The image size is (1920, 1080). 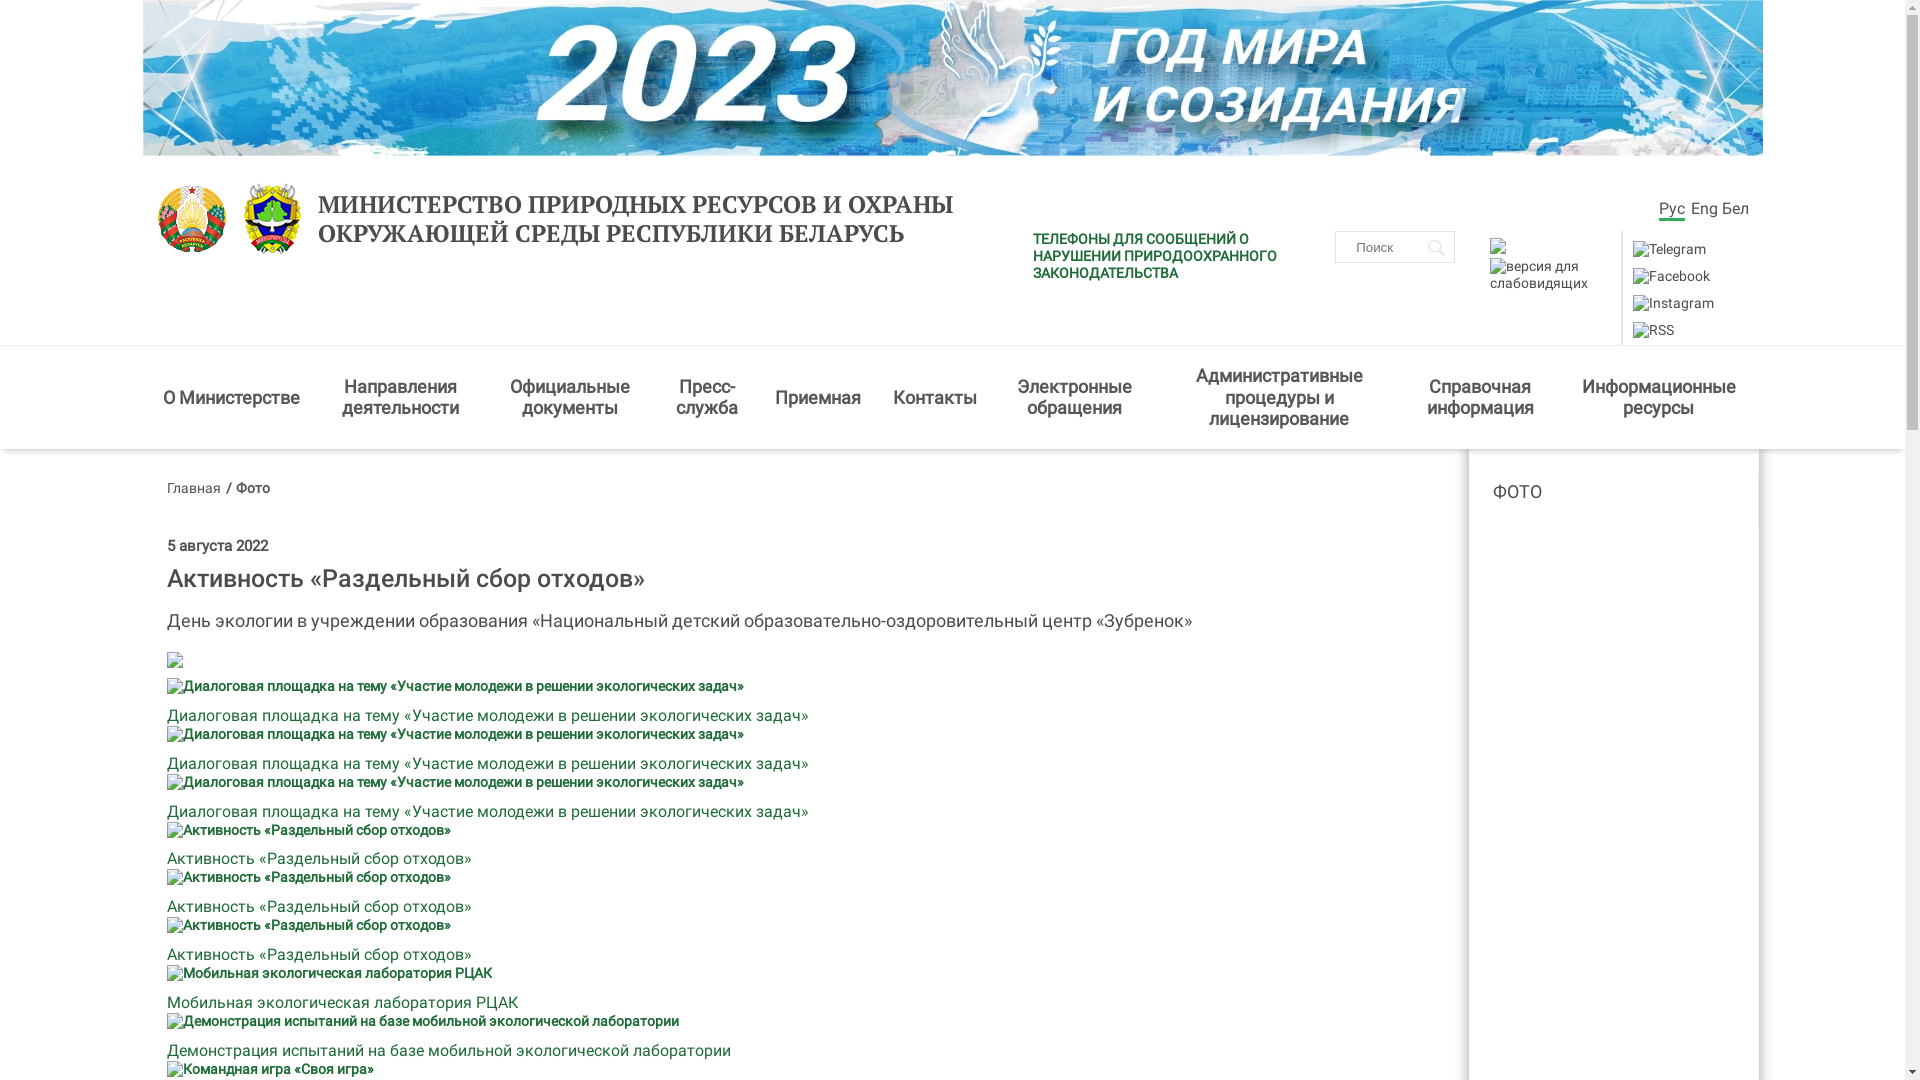 I want to click on 'Eng', so click(x=1702, y=208).